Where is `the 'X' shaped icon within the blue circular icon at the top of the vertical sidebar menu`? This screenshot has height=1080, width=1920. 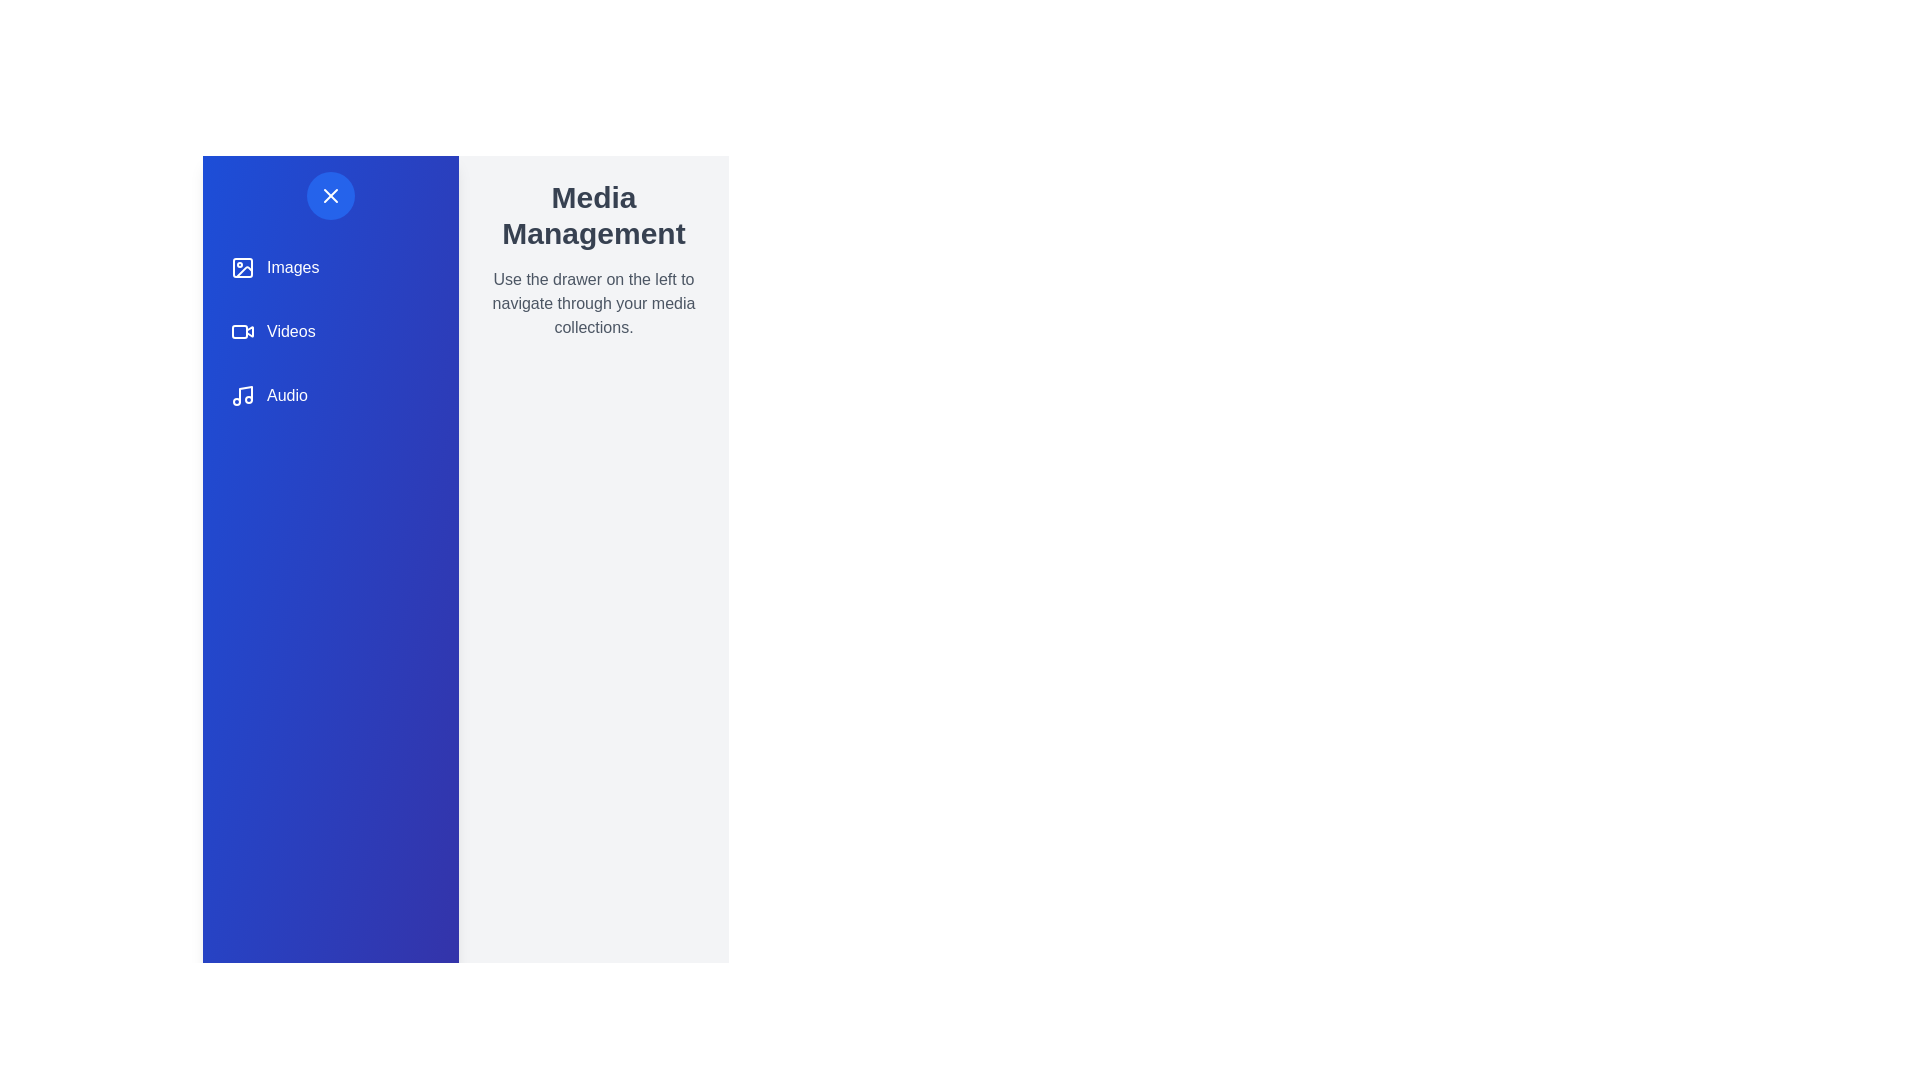 the 'X' shaped icon within the blue circular icon at the top of the vertical sidebar menu is located at coordinates (331, 196).